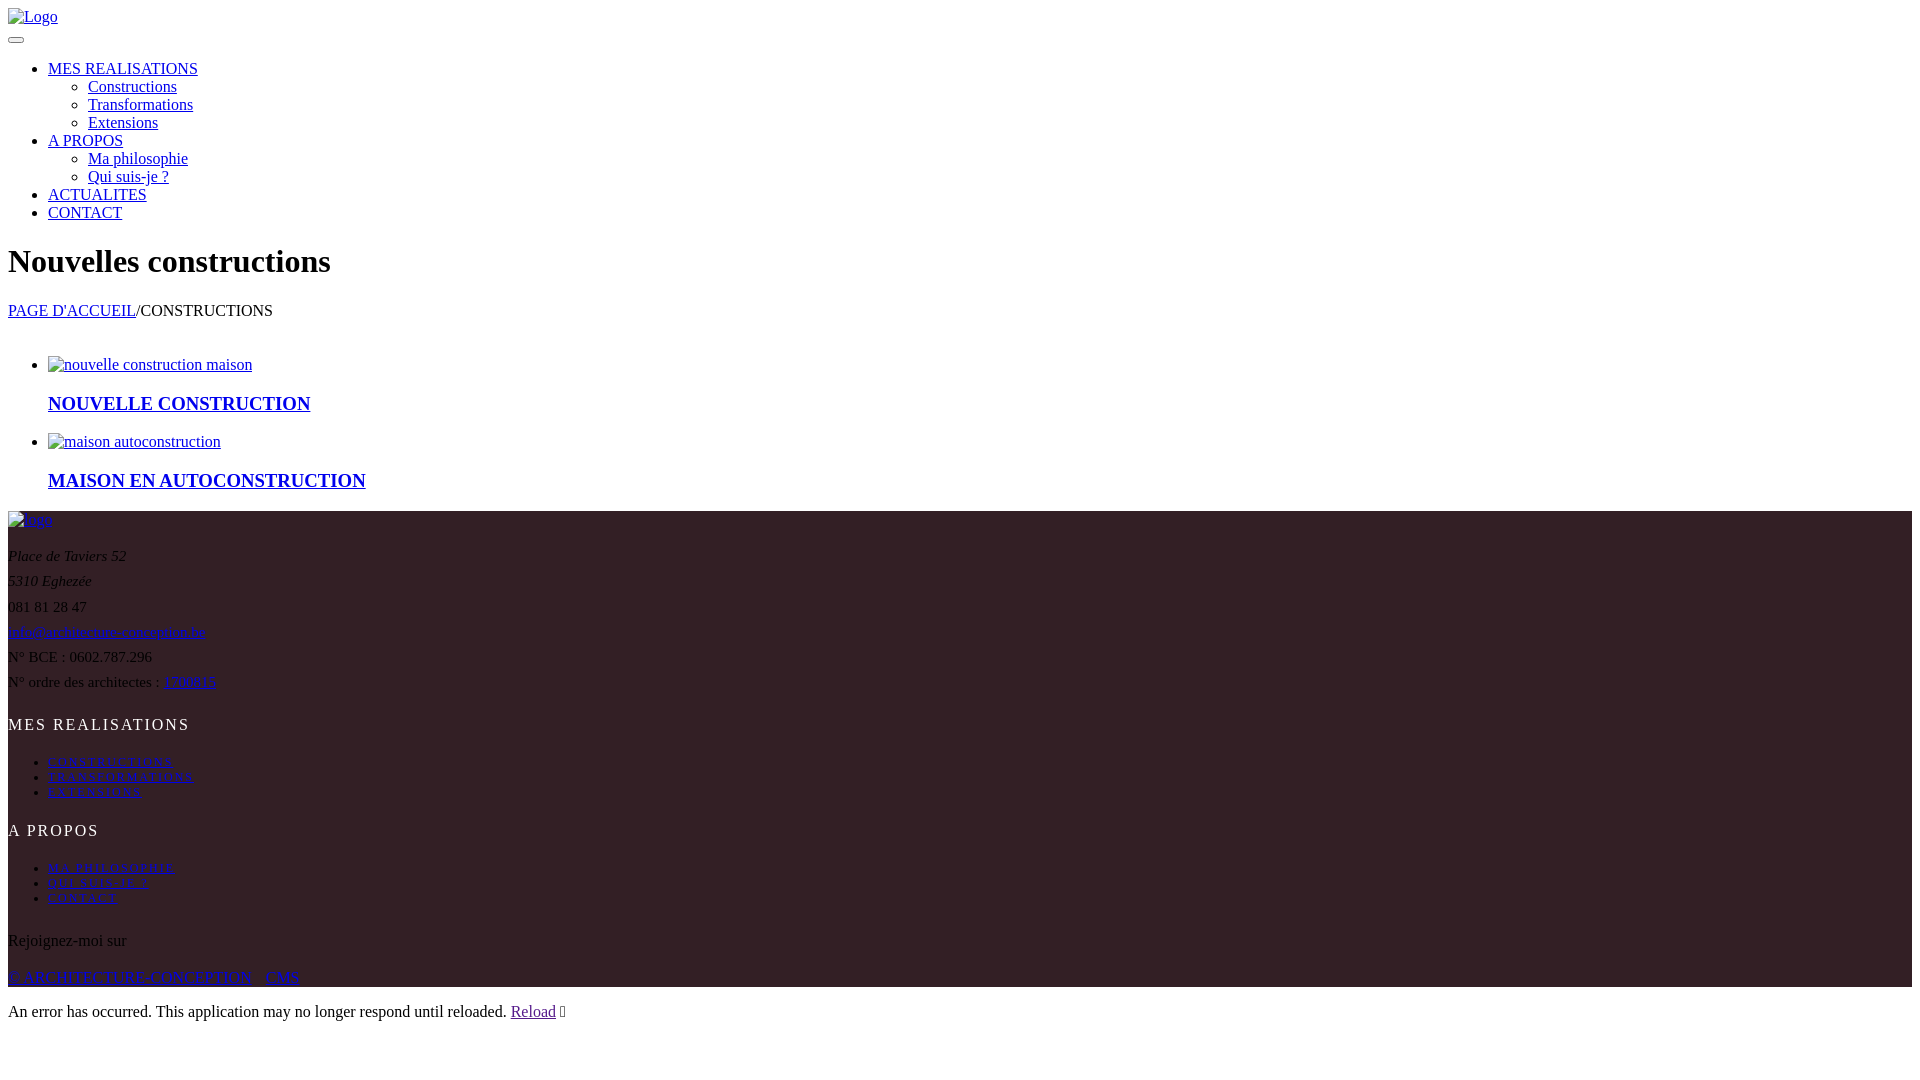  What do you see at coordinates (48, 68) in the screenshot?
I see `'MES REALISATIONS'` at bounding box center [48, 68].